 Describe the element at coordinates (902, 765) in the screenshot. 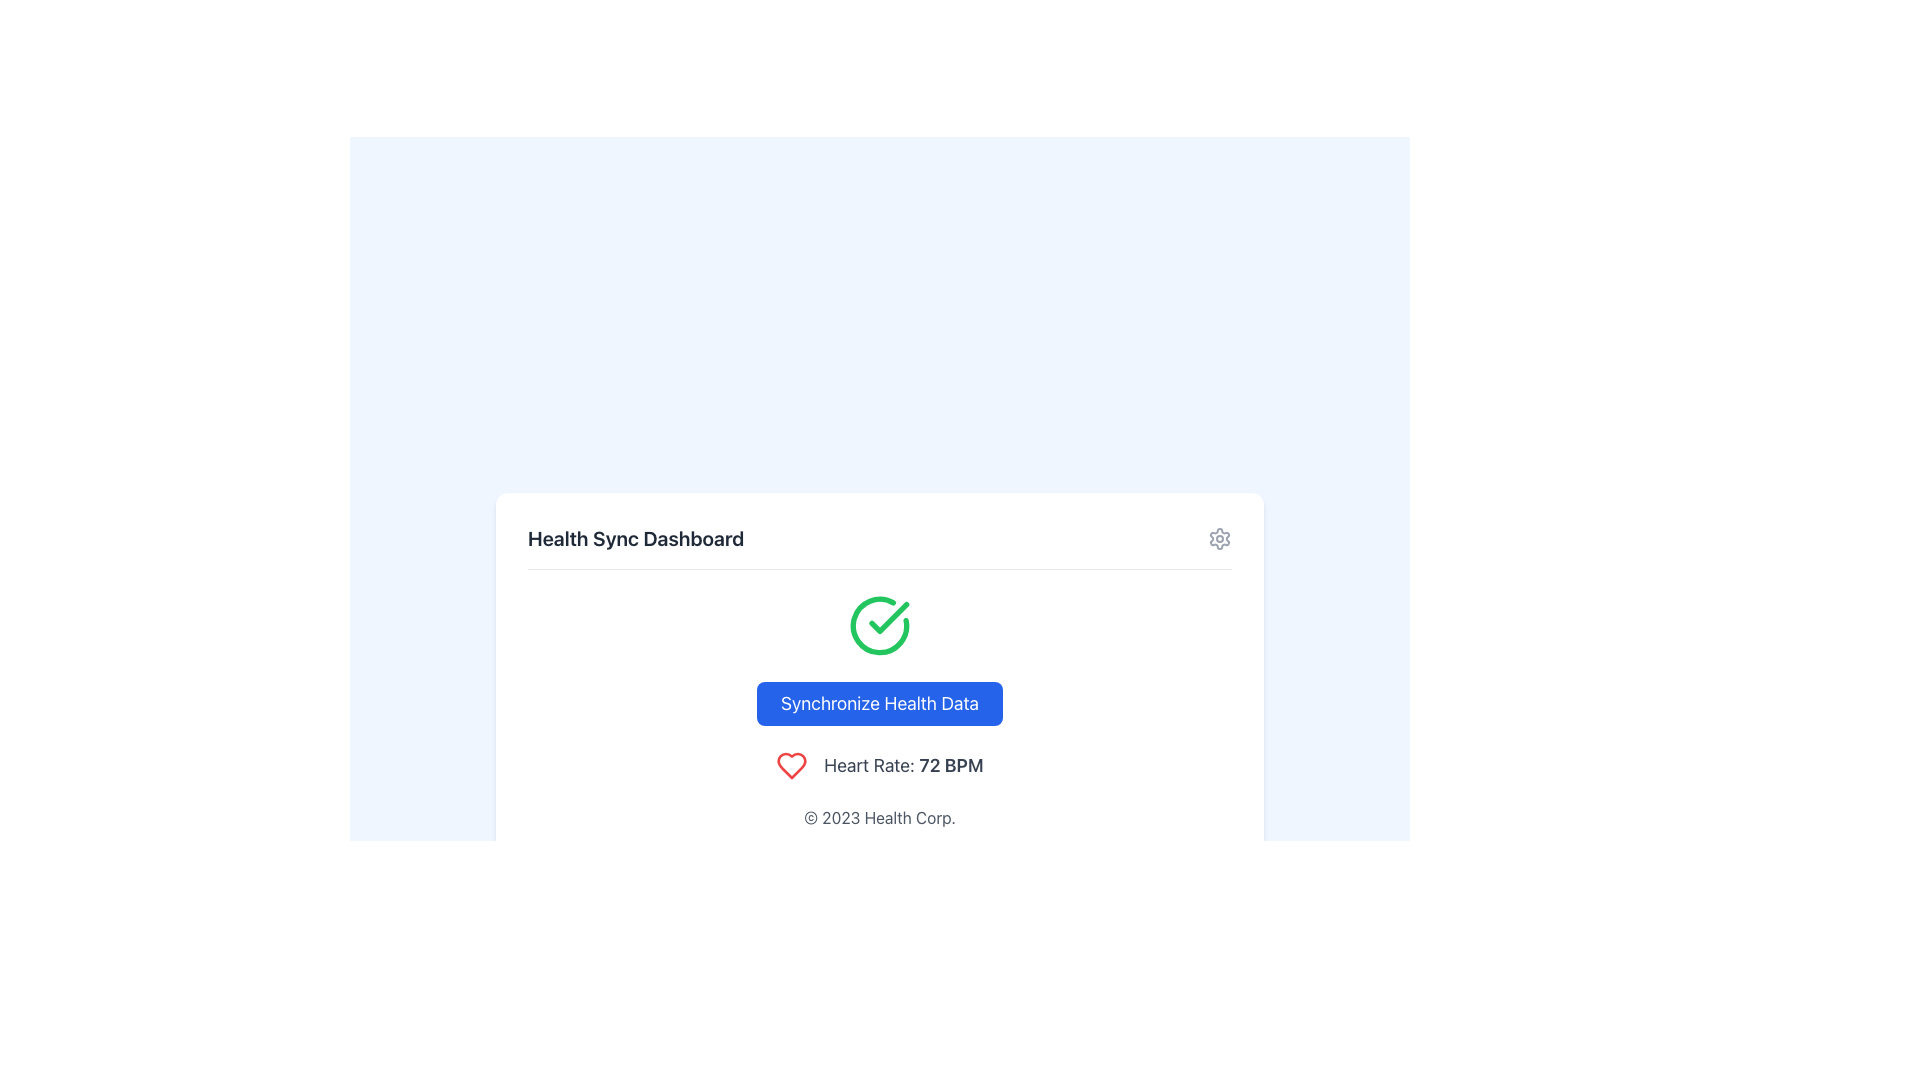

I see `the text label displaying 'Heart Rate: 72 BPM'` at that location.